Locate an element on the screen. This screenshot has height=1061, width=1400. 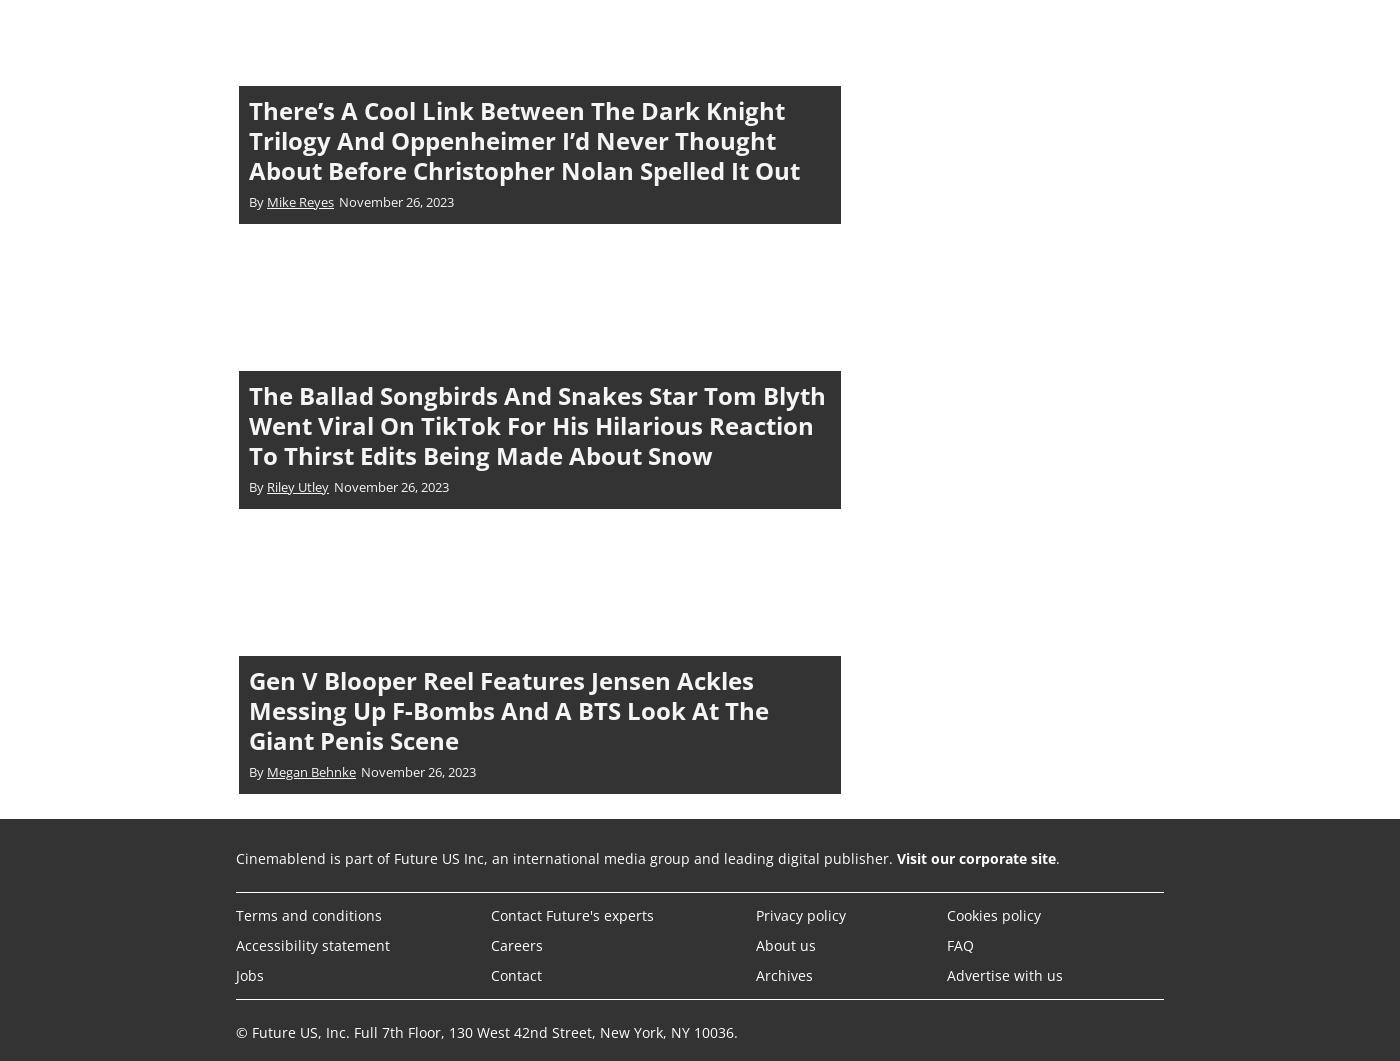
'Mike Reyes' is located at coordinates (300, 199).